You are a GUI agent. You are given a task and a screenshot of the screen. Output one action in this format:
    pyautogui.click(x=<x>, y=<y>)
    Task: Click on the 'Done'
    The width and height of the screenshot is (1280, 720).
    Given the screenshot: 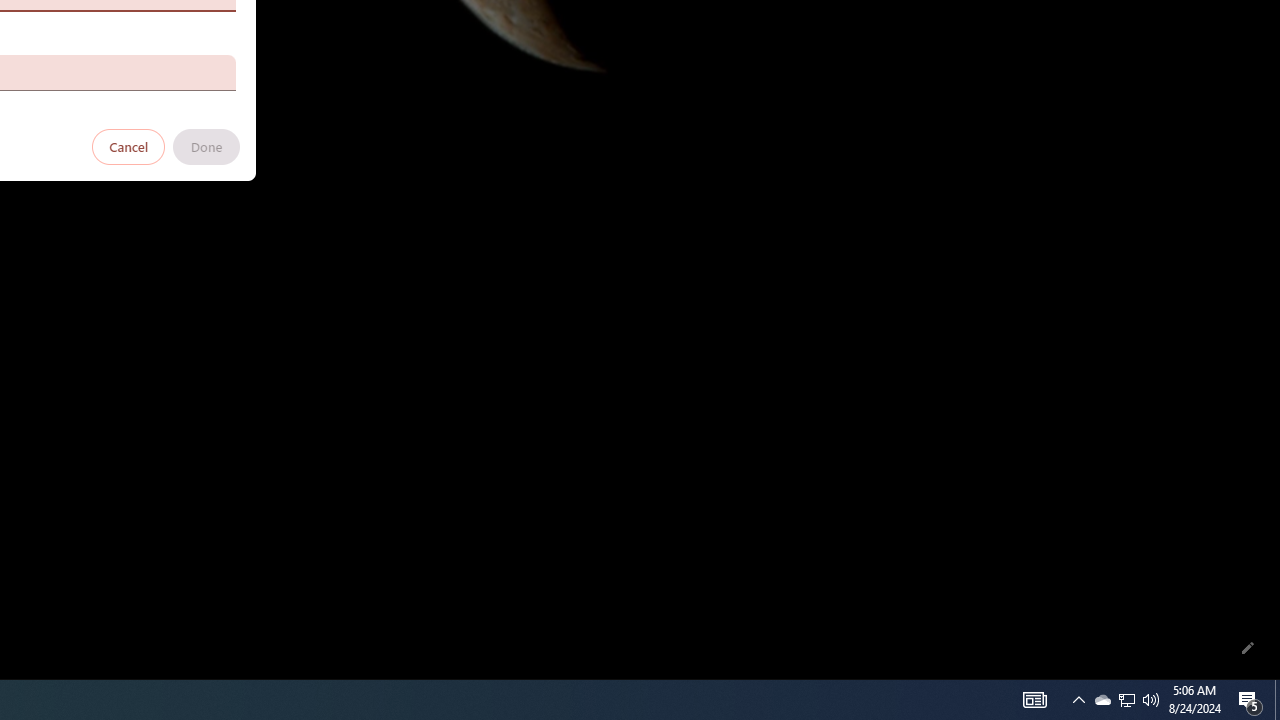 What is the action you would take?
    pyautogui.click(x=206, y=145)
    